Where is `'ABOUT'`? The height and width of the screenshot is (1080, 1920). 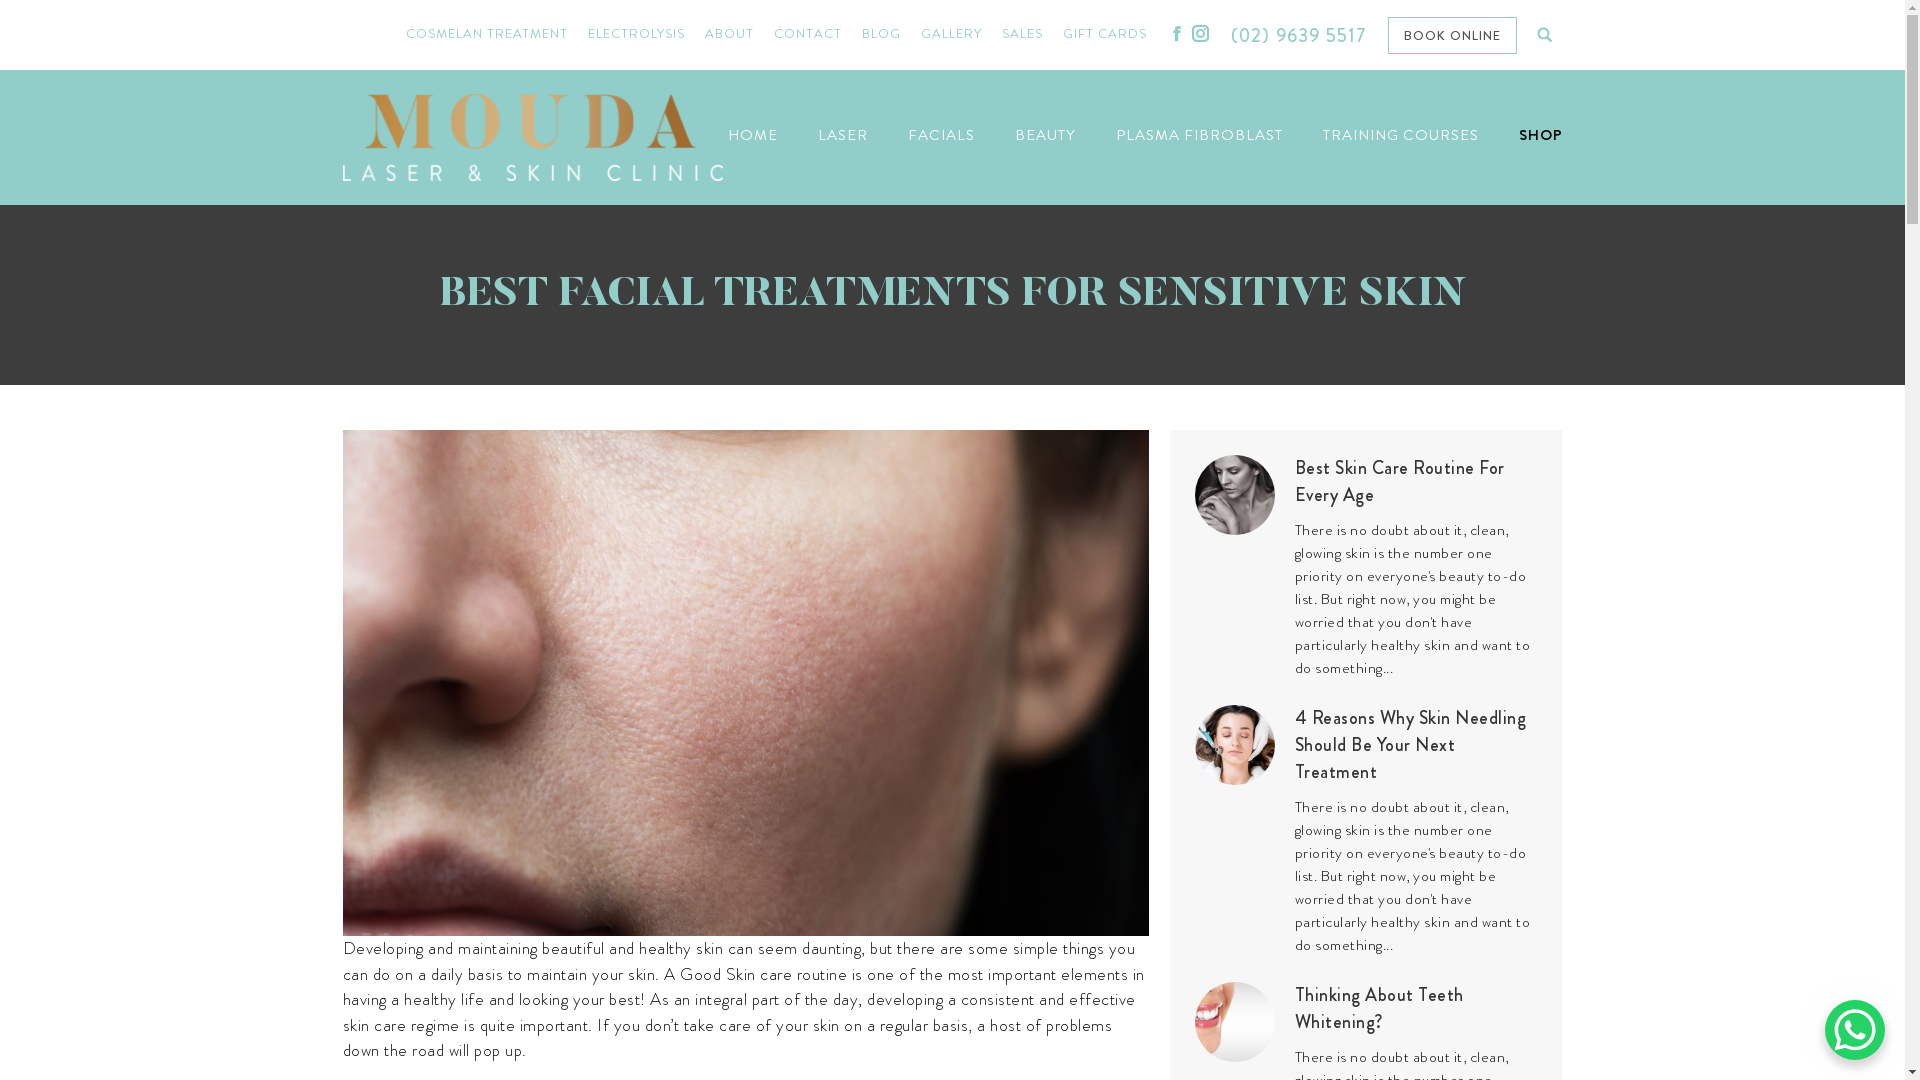 'ABOUT' is located at coordinates (728, 34).